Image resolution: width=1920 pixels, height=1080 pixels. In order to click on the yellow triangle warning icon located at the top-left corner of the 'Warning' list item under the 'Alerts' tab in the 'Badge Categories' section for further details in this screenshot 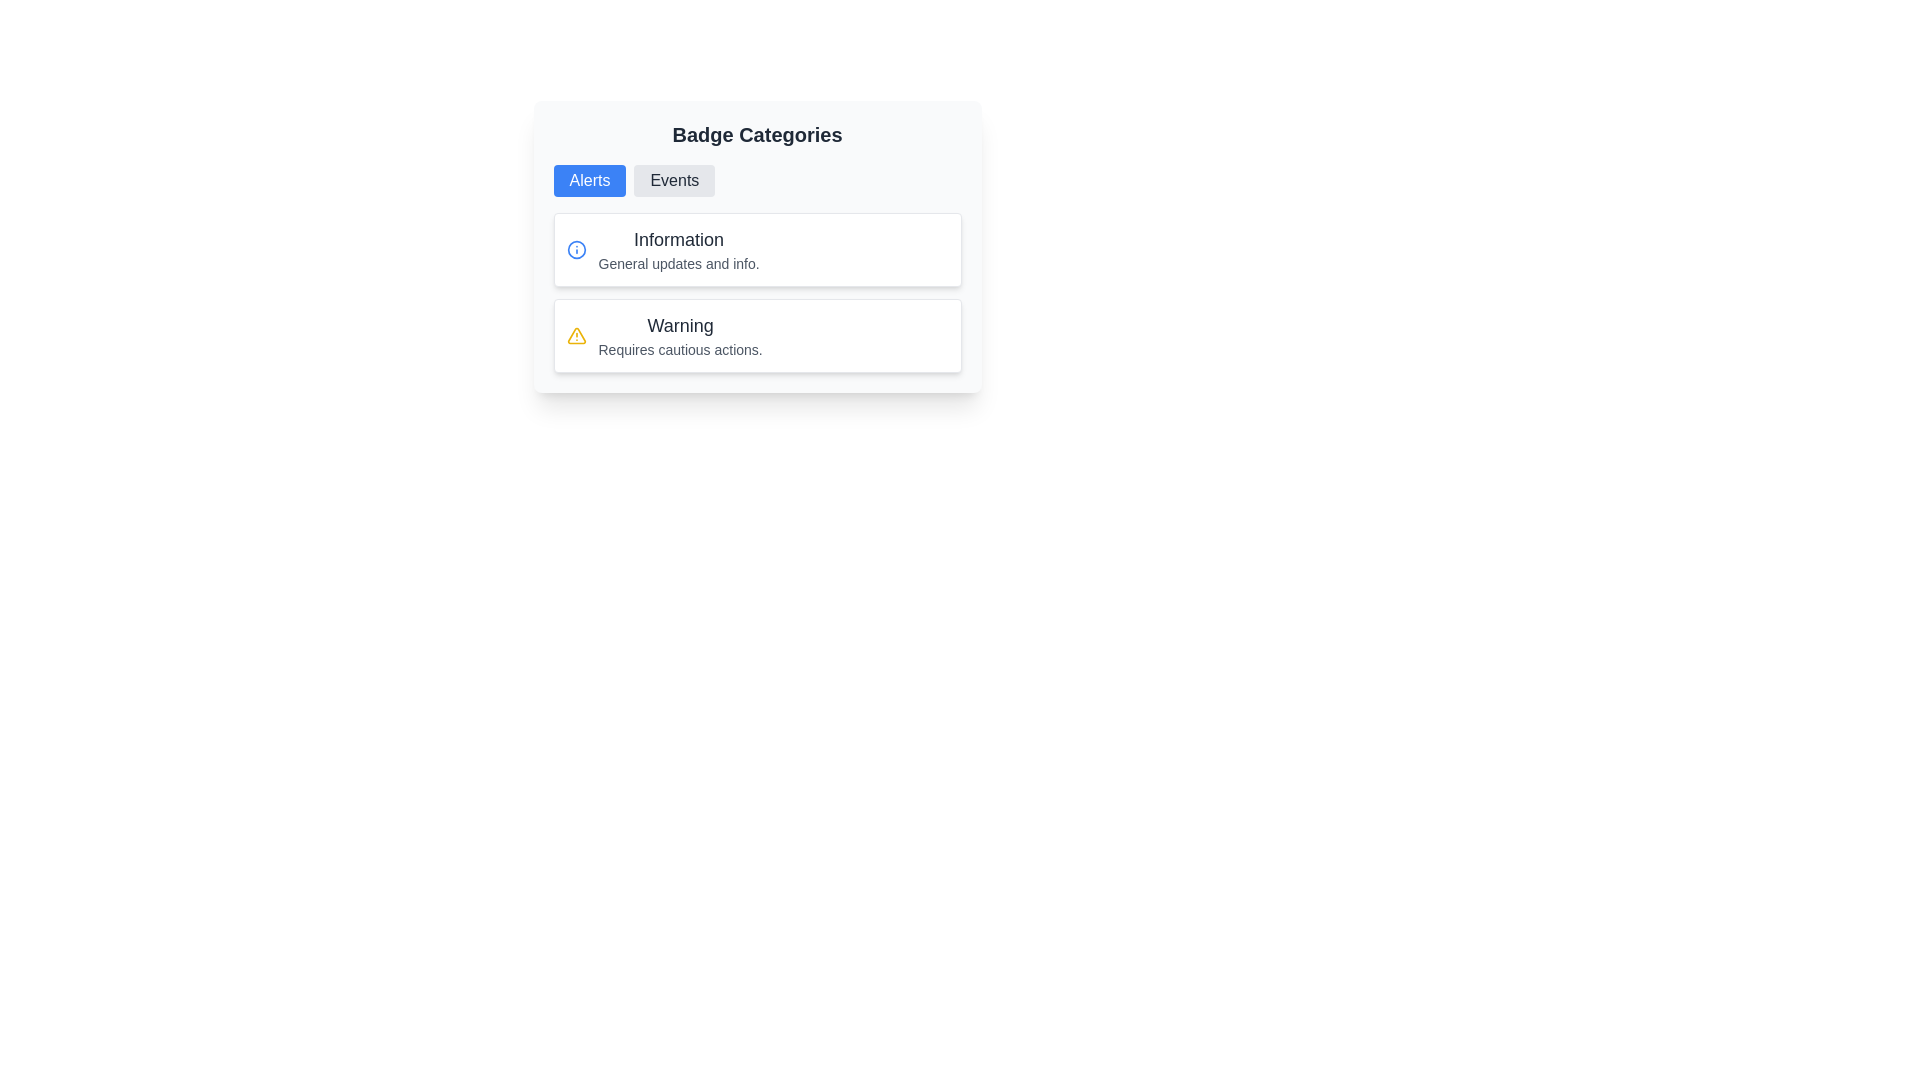, I will do `click(575, 334)`.